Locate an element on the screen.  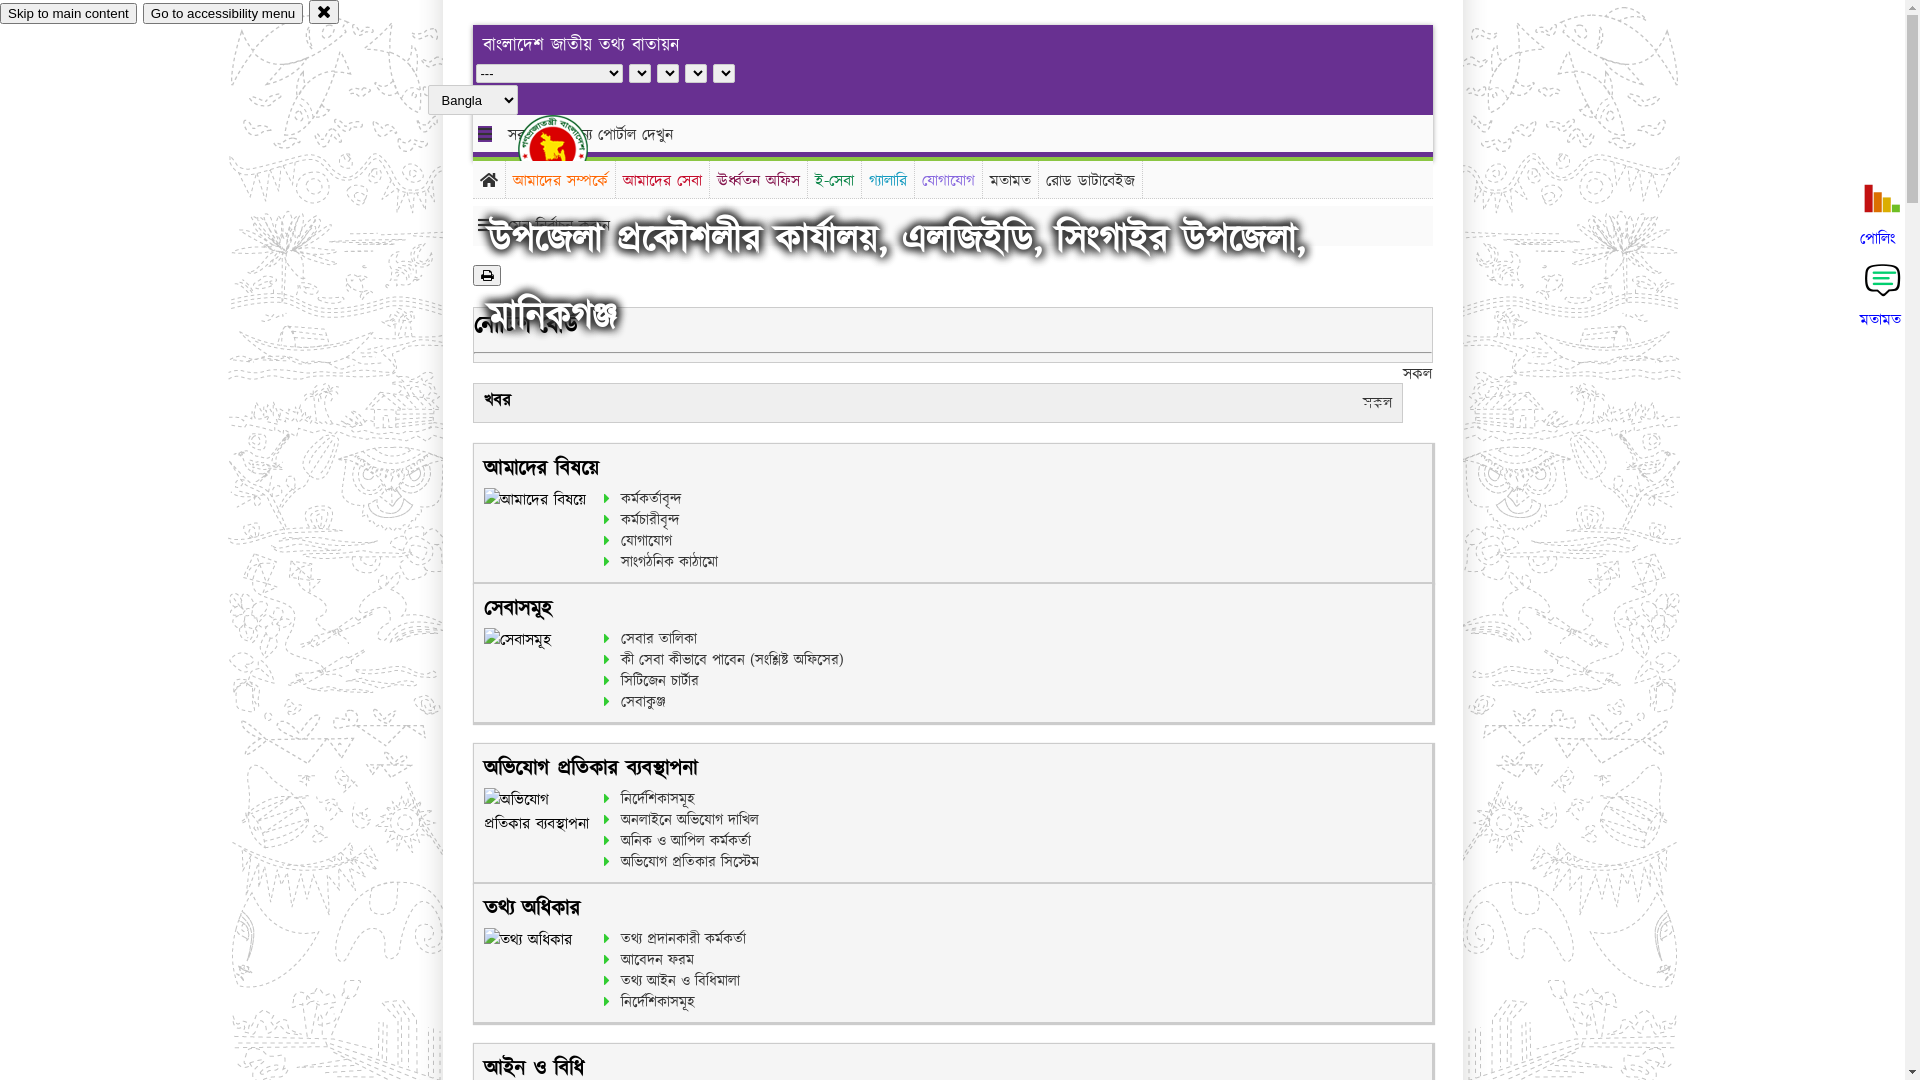
' is located at coordinates (569, 148).